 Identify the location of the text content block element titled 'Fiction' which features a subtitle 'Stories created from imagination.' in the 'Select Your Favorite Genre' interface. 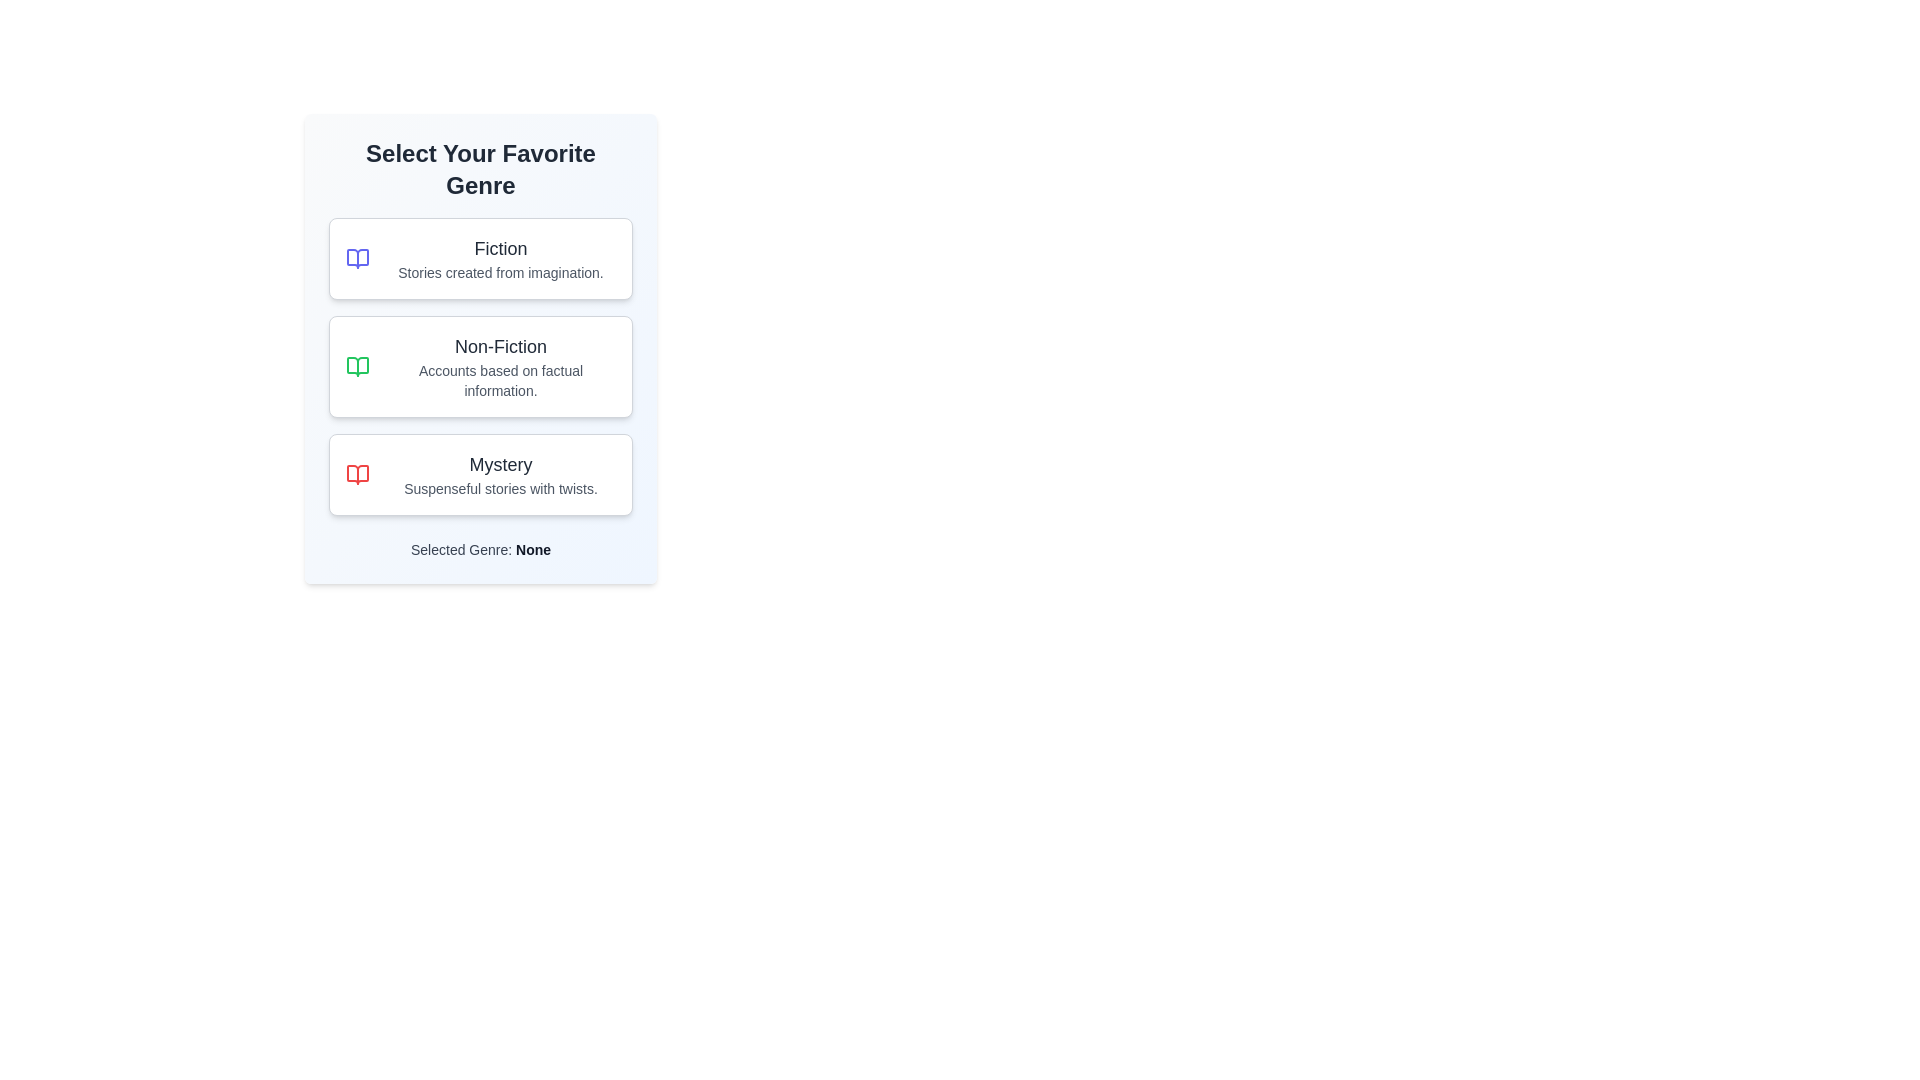
(500, 257).